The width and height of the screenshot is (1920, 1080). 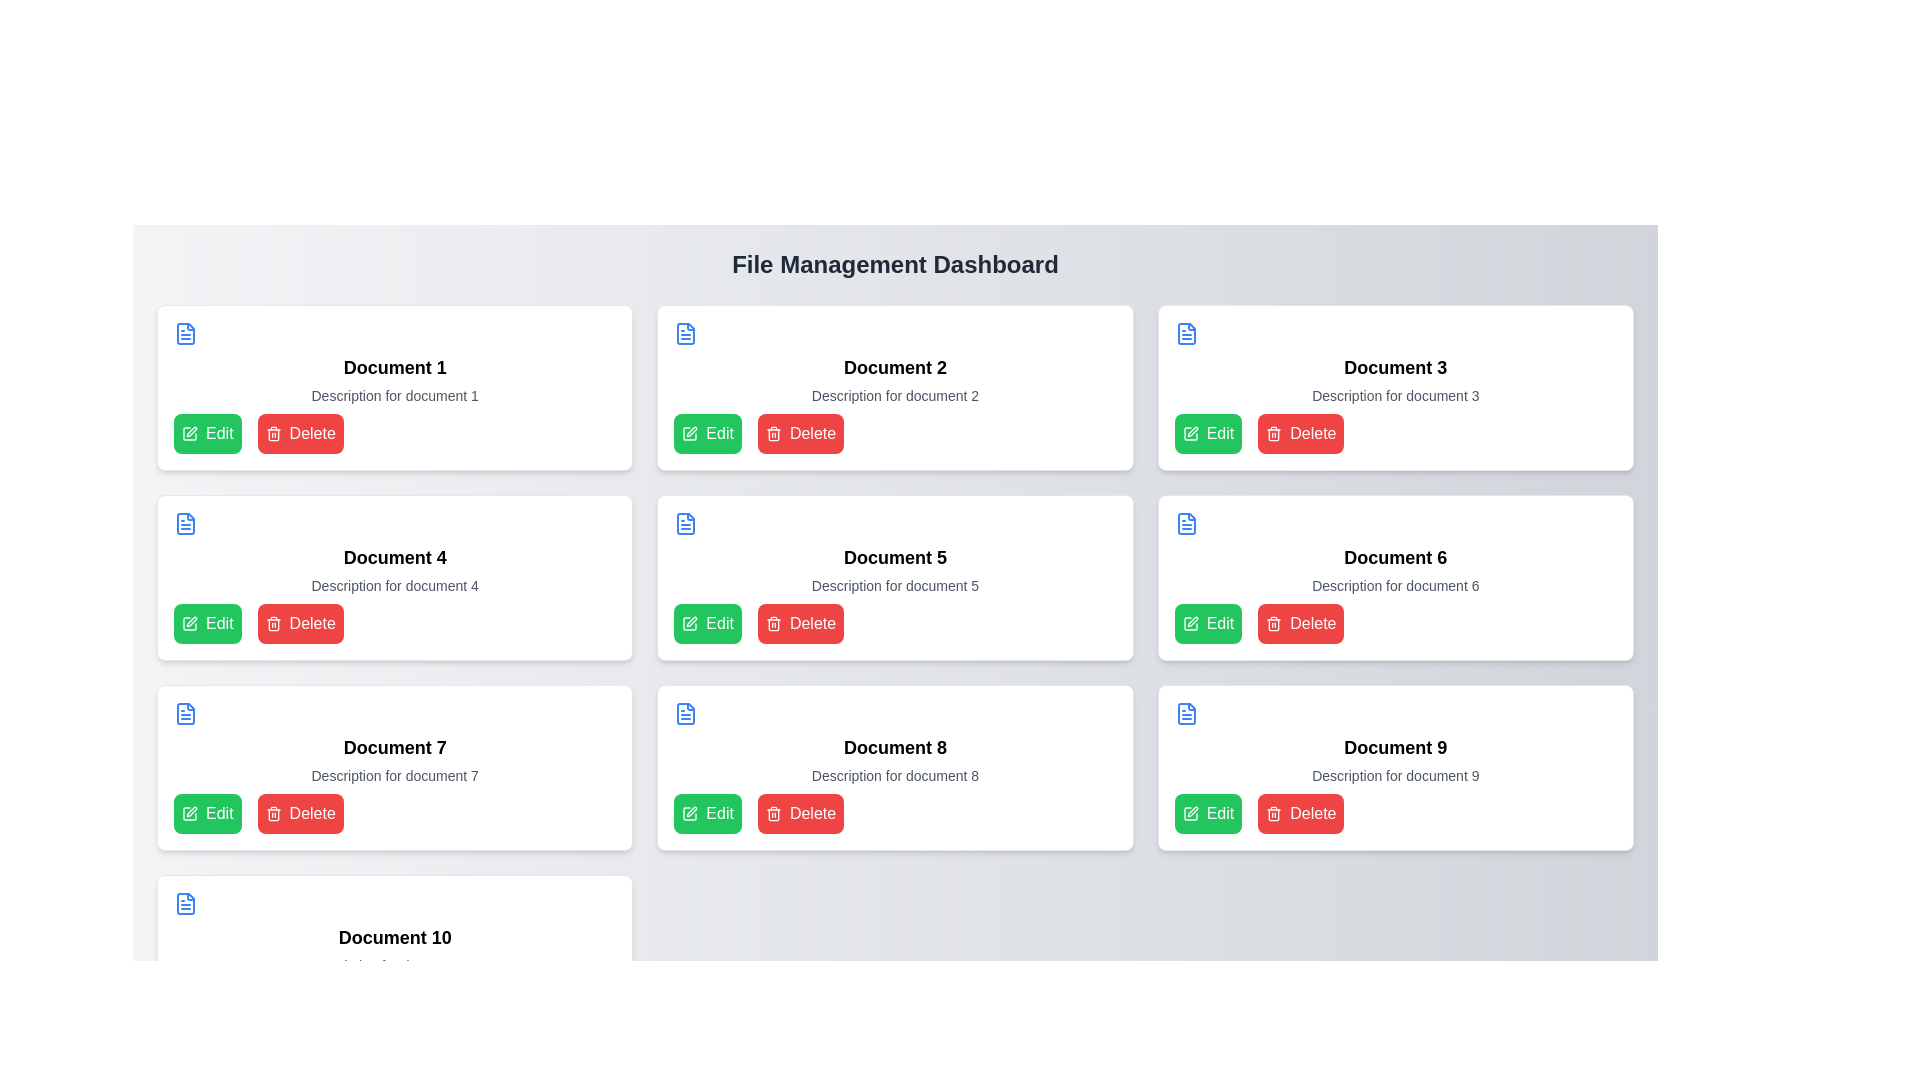 I want to click on the pen icon on a square background, which is located in the 'Document 7' section, directly to the left of the green 'Edit' button, so click(x=192, y=812).